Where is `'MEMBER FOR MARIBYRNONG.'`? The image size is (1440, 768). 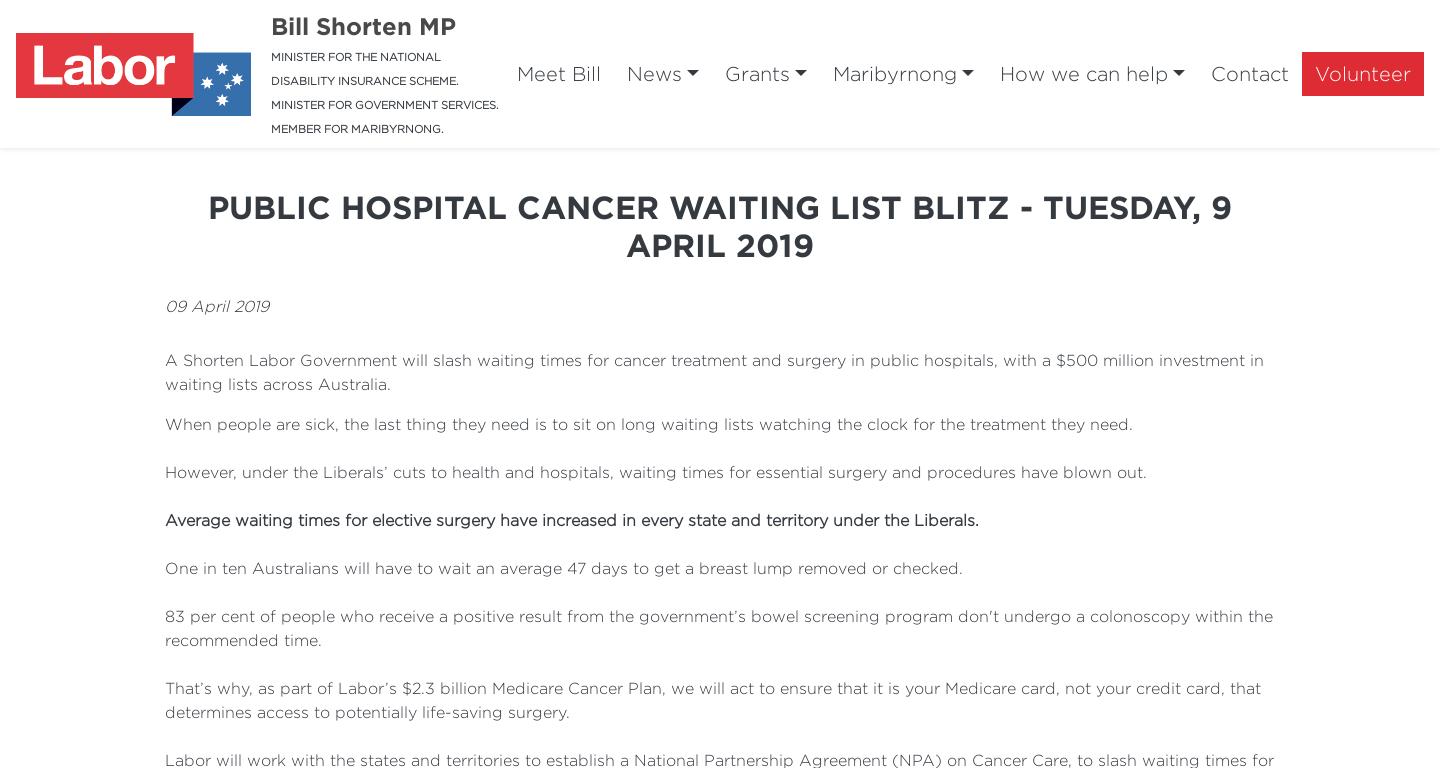 'MEMBER FOR MARIBYRNONG.' is located at coordinates (356, 128).